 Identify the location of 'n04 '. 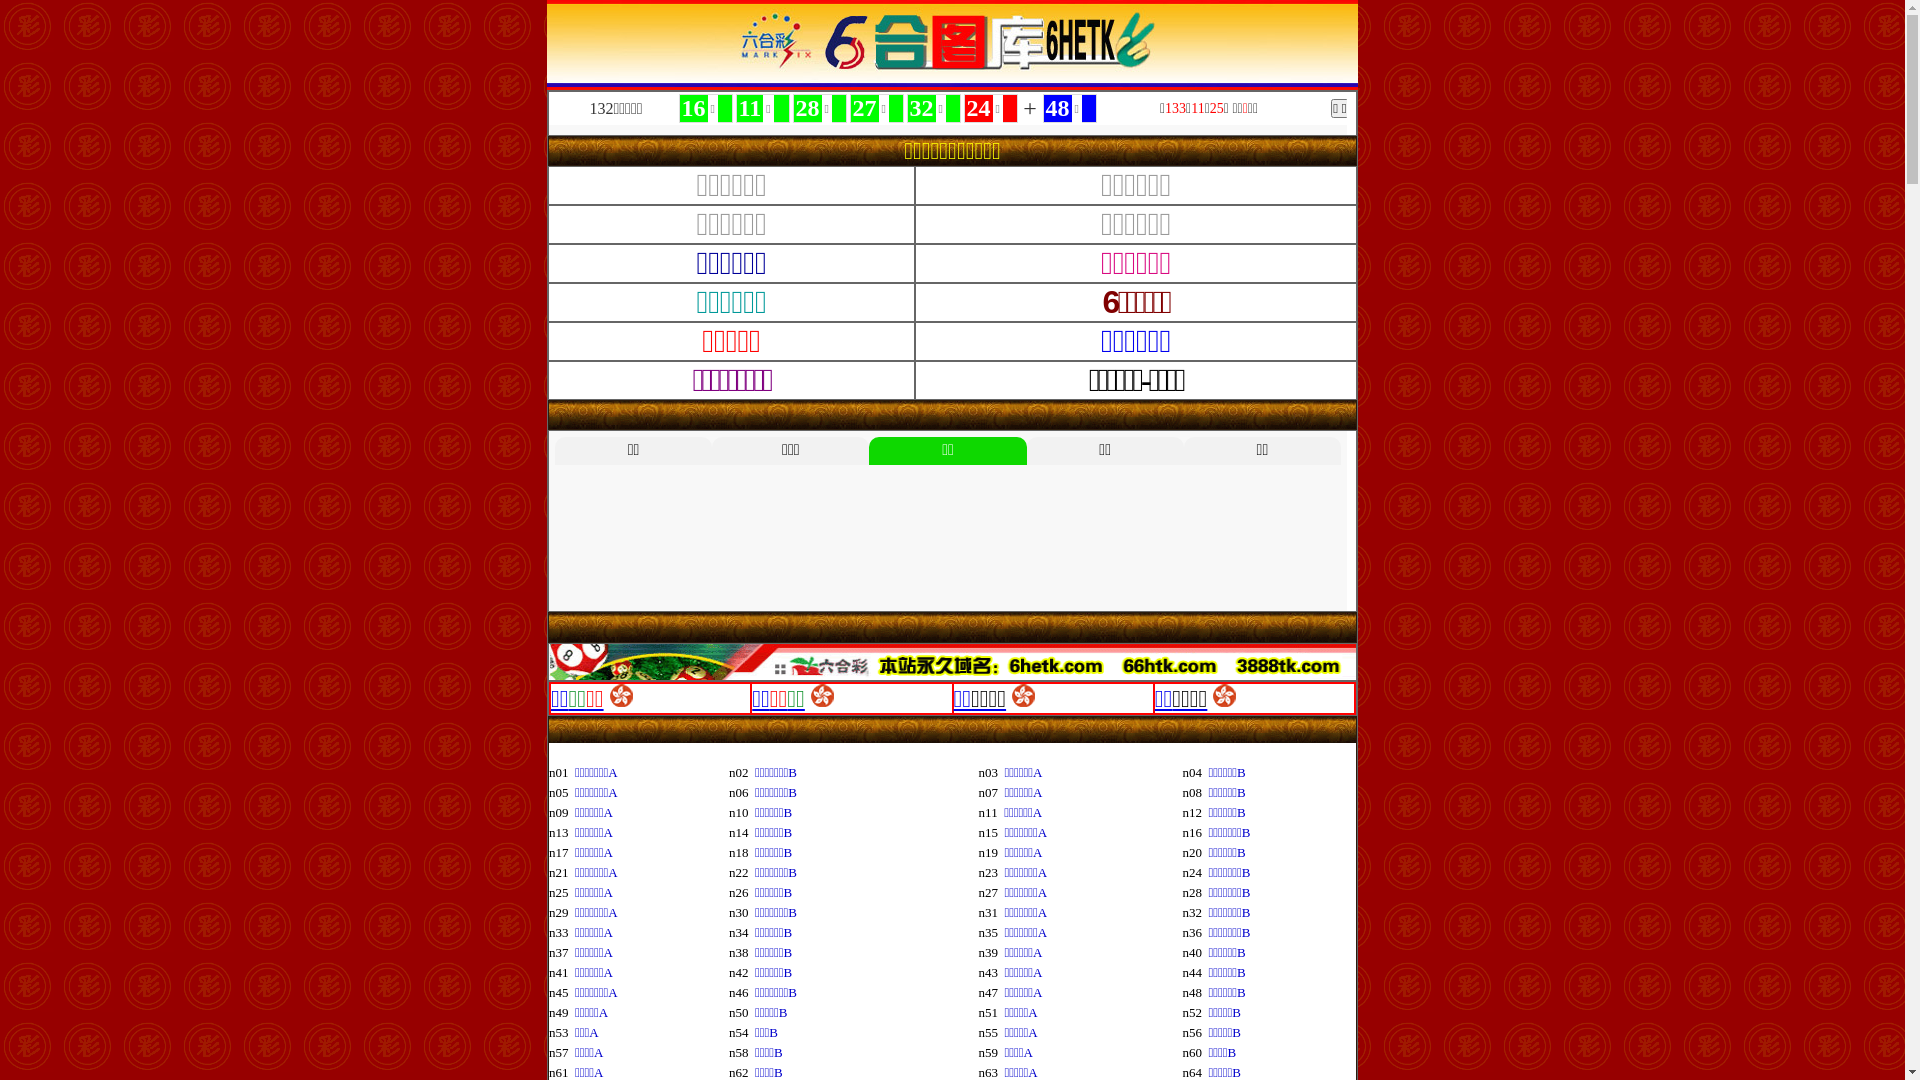
(1195, 771).